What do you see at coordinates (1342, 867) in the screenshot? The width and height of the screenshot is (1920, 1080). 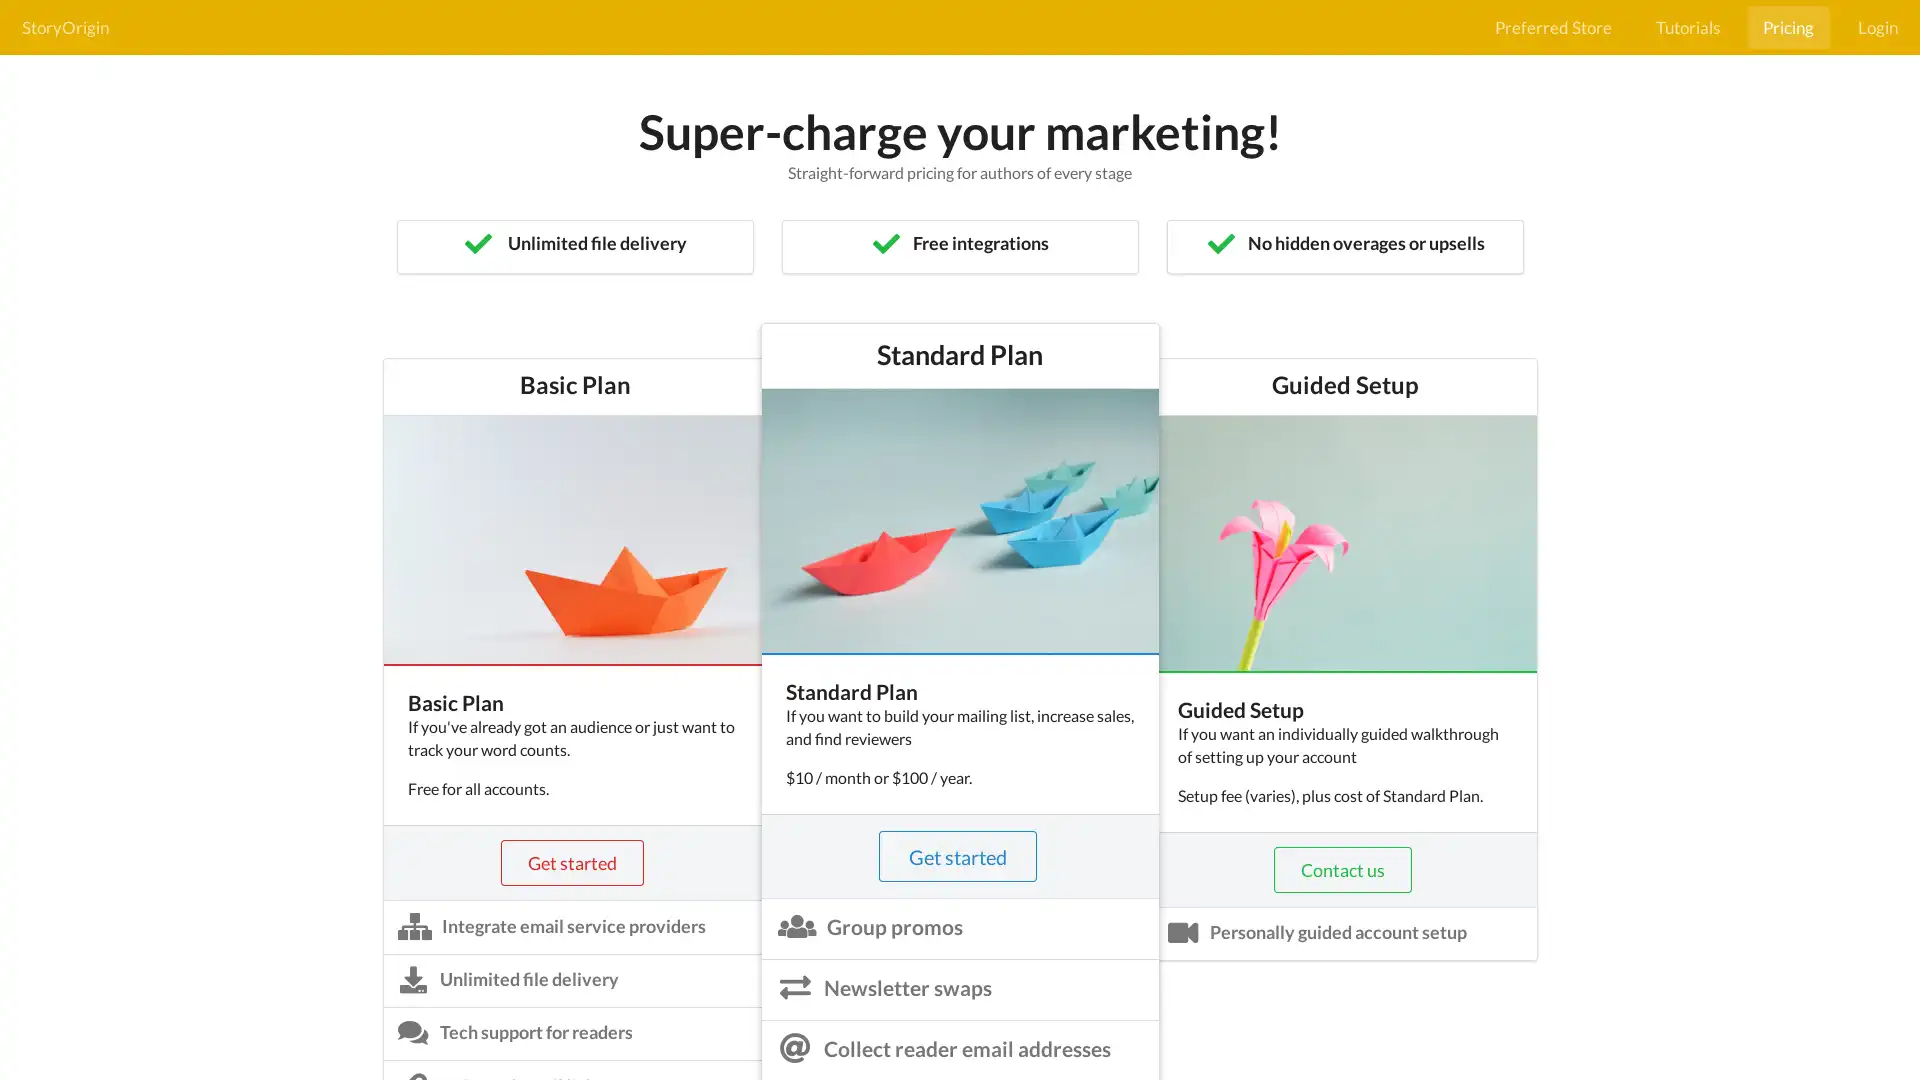 I see `Contact us` at bounding box center [1342, 867].